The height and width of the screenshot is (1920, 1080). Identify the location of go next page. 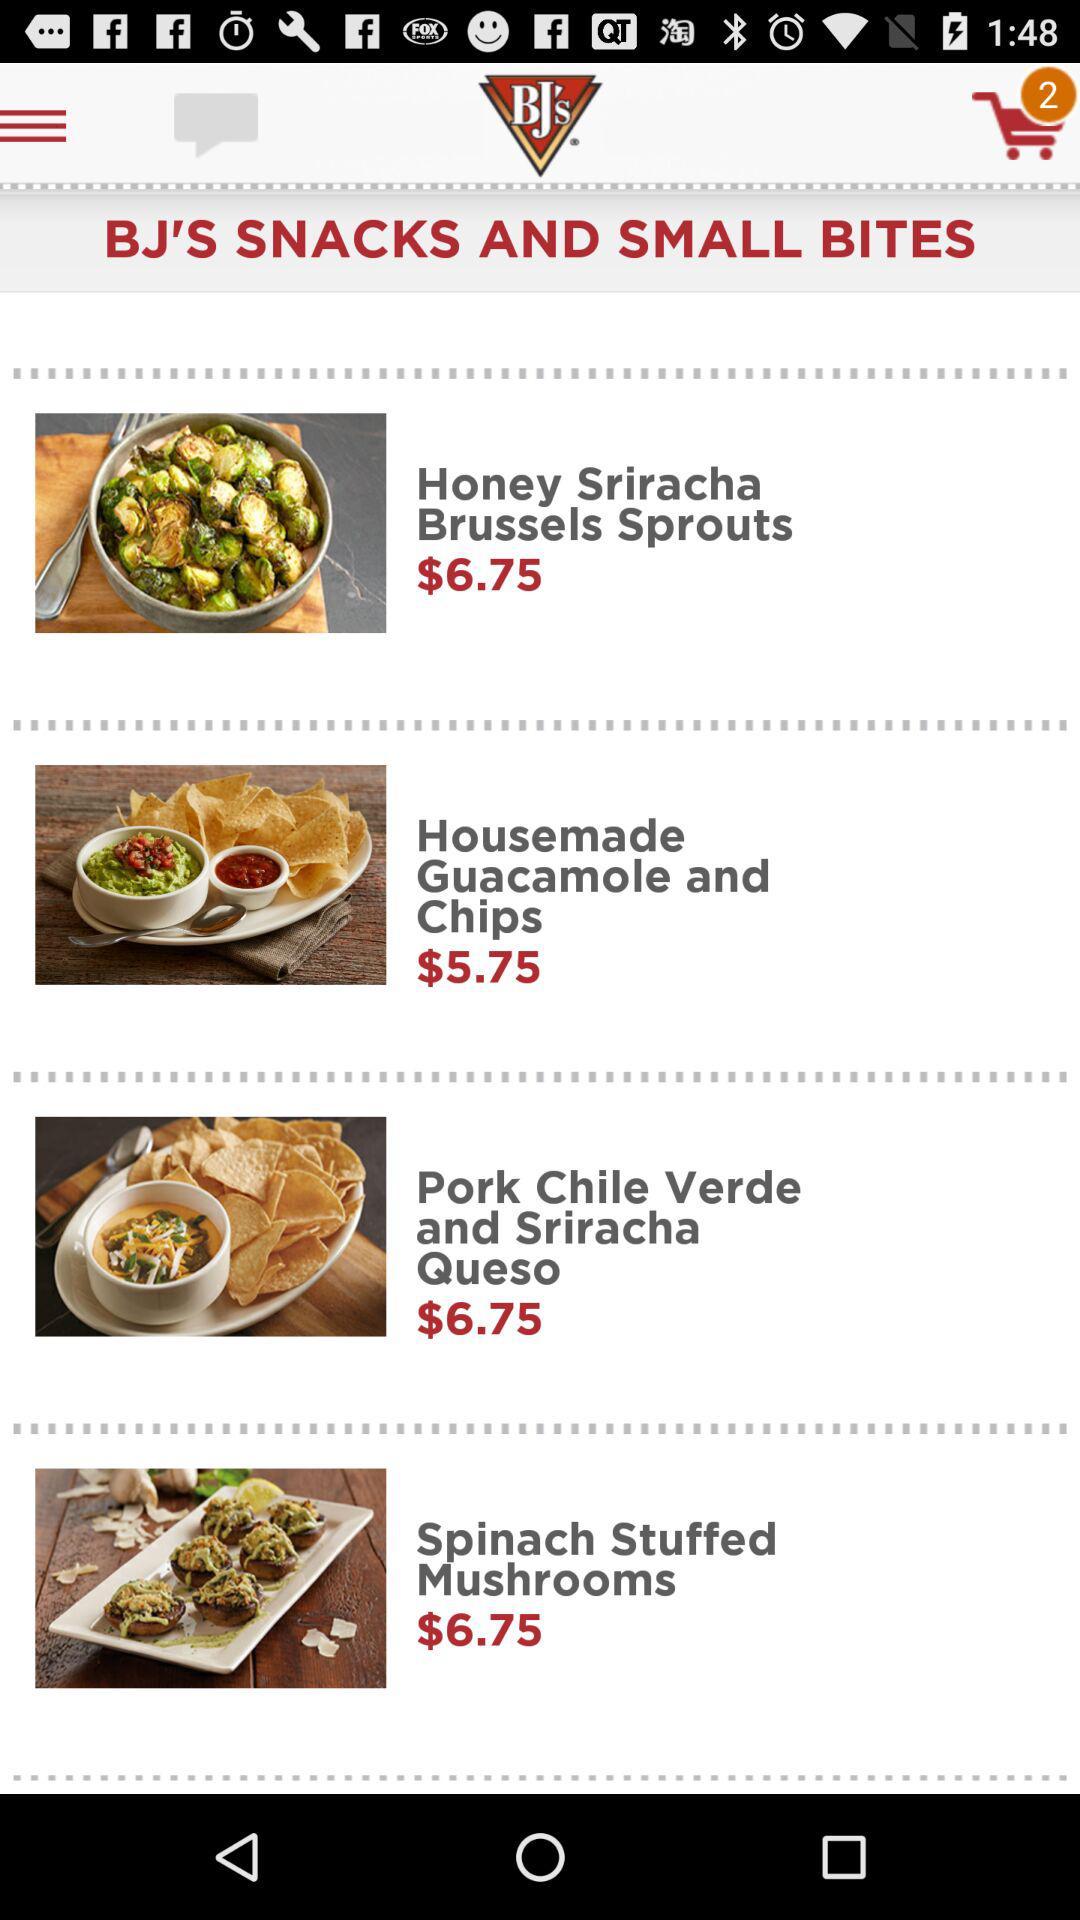
(1019, 124).